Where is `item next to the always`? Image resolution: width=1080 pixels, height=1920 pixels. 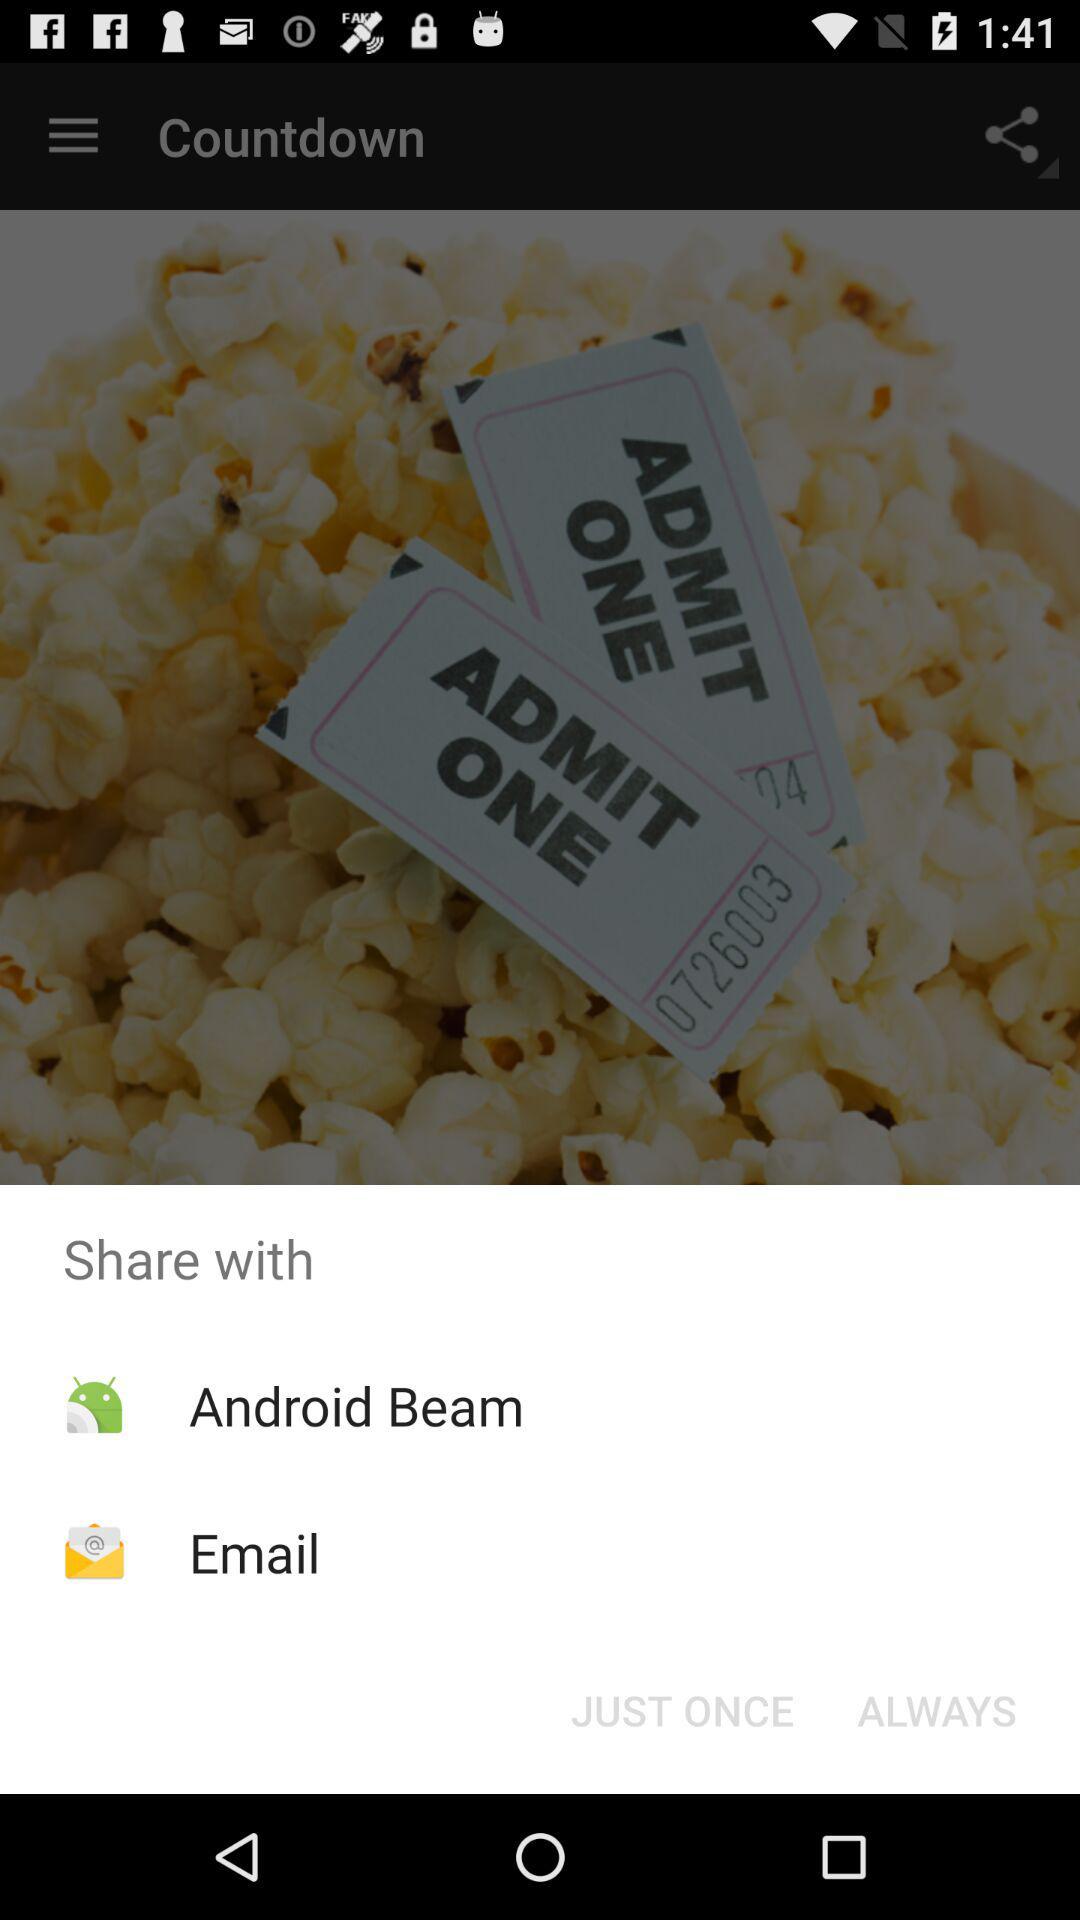 item next to the always is located at coordinates (681, 1708).